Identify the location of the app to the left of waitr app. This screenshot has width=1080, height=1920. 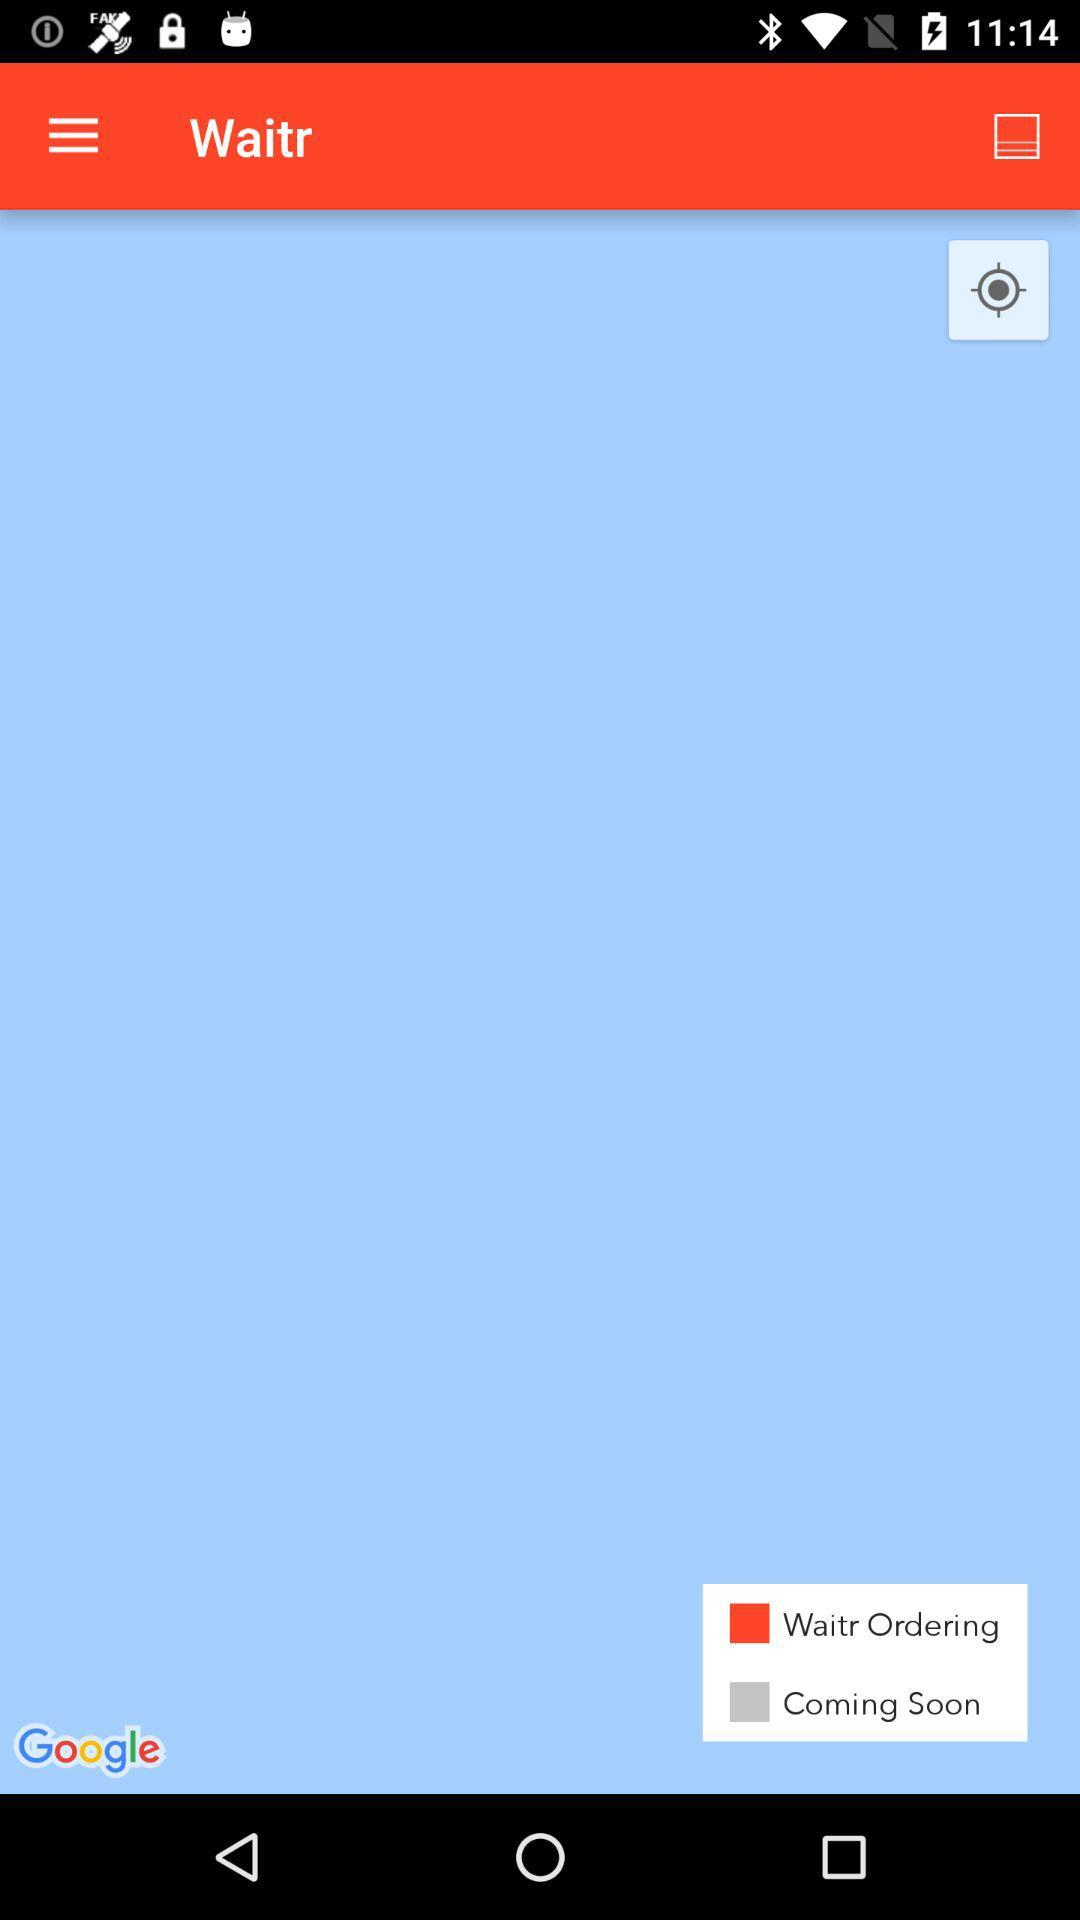
(72, 135).